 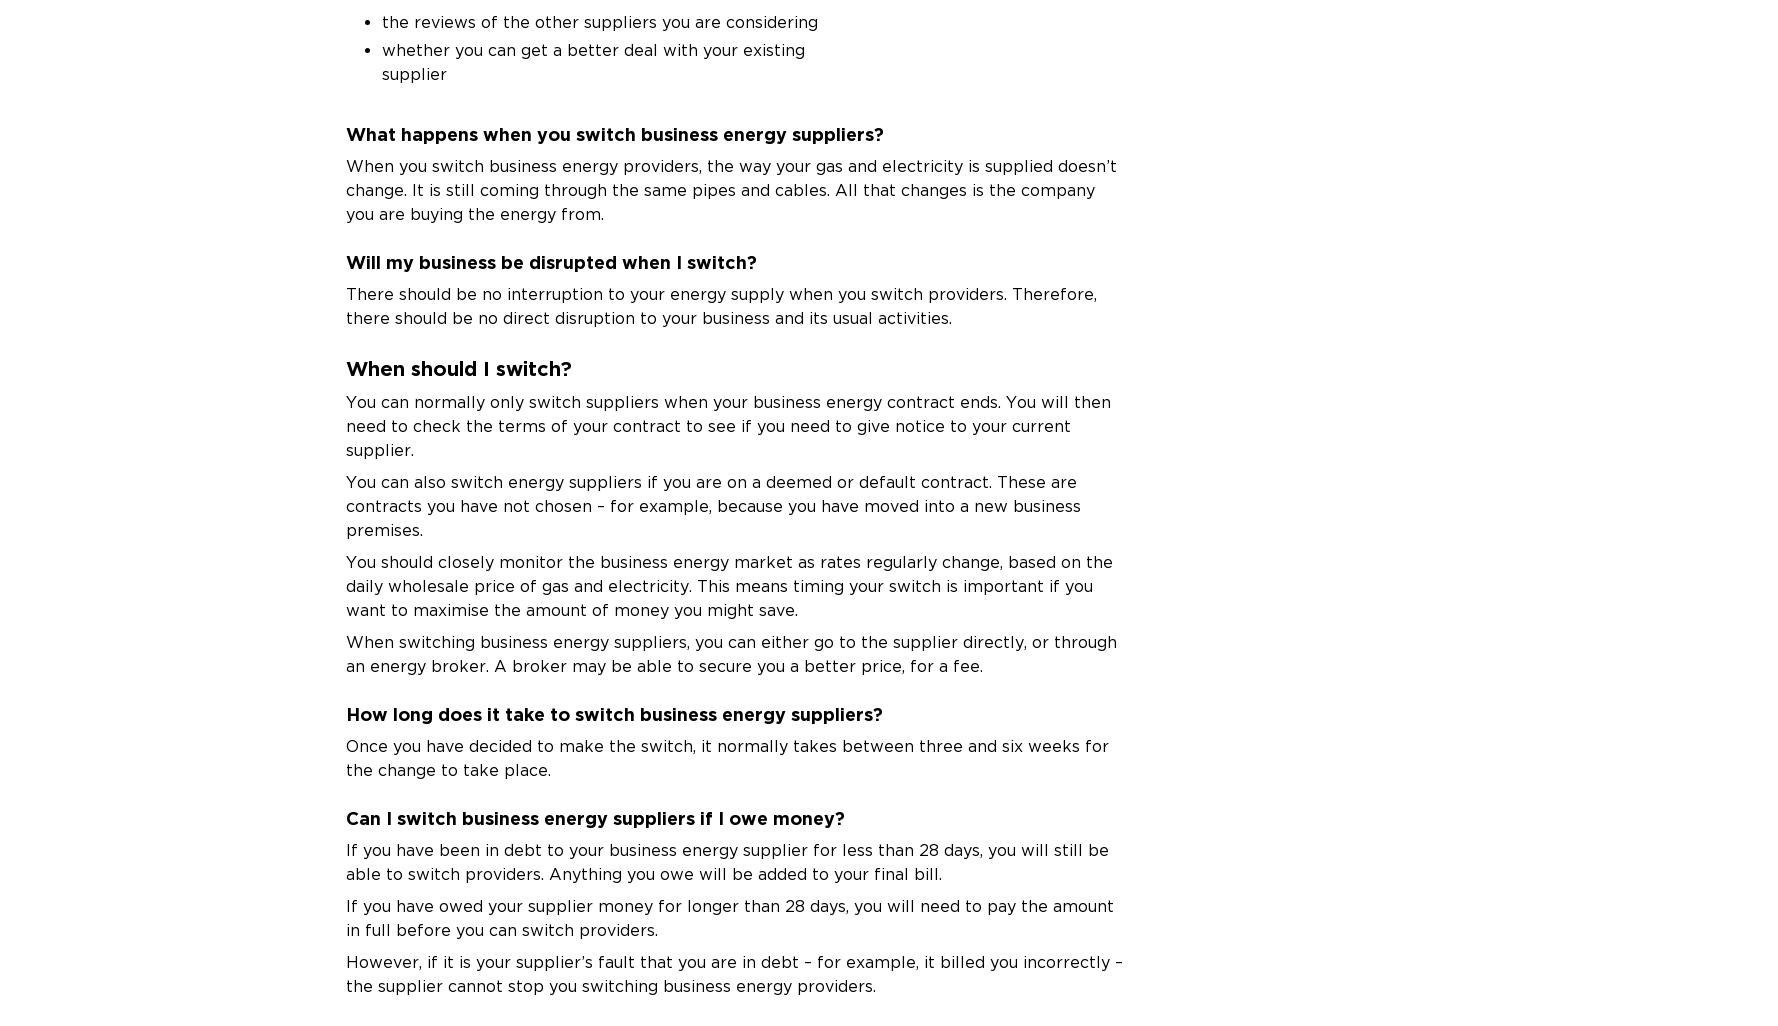 I want to click on 'You can normally only switch suppliers when your business energy contract ends. You will then need to check the terms of your contract to see if you need to give notice to your current supplier.', so click(x=727, y=425).